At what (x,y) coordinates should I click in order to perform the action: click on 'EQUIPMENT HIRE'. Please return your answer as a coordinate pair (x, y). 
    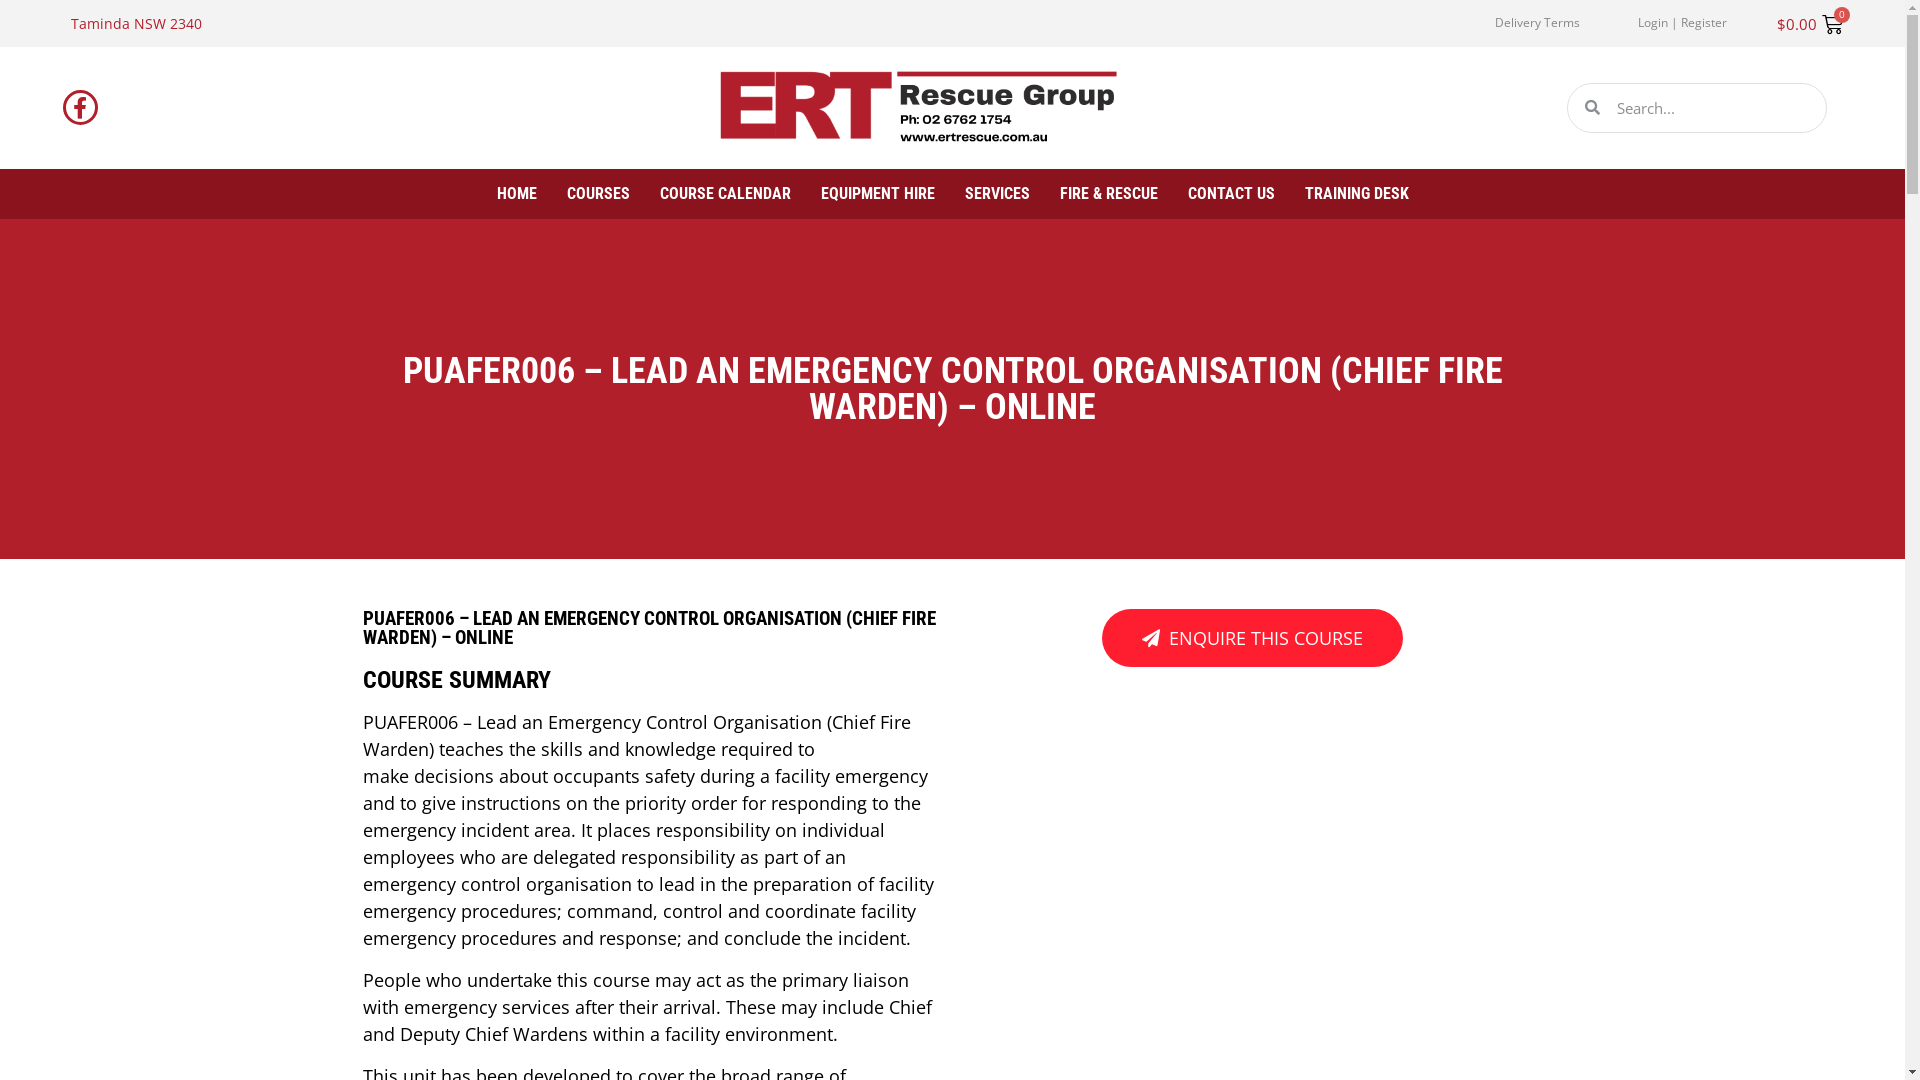
    Looking at the image, I should click on (820, 193).